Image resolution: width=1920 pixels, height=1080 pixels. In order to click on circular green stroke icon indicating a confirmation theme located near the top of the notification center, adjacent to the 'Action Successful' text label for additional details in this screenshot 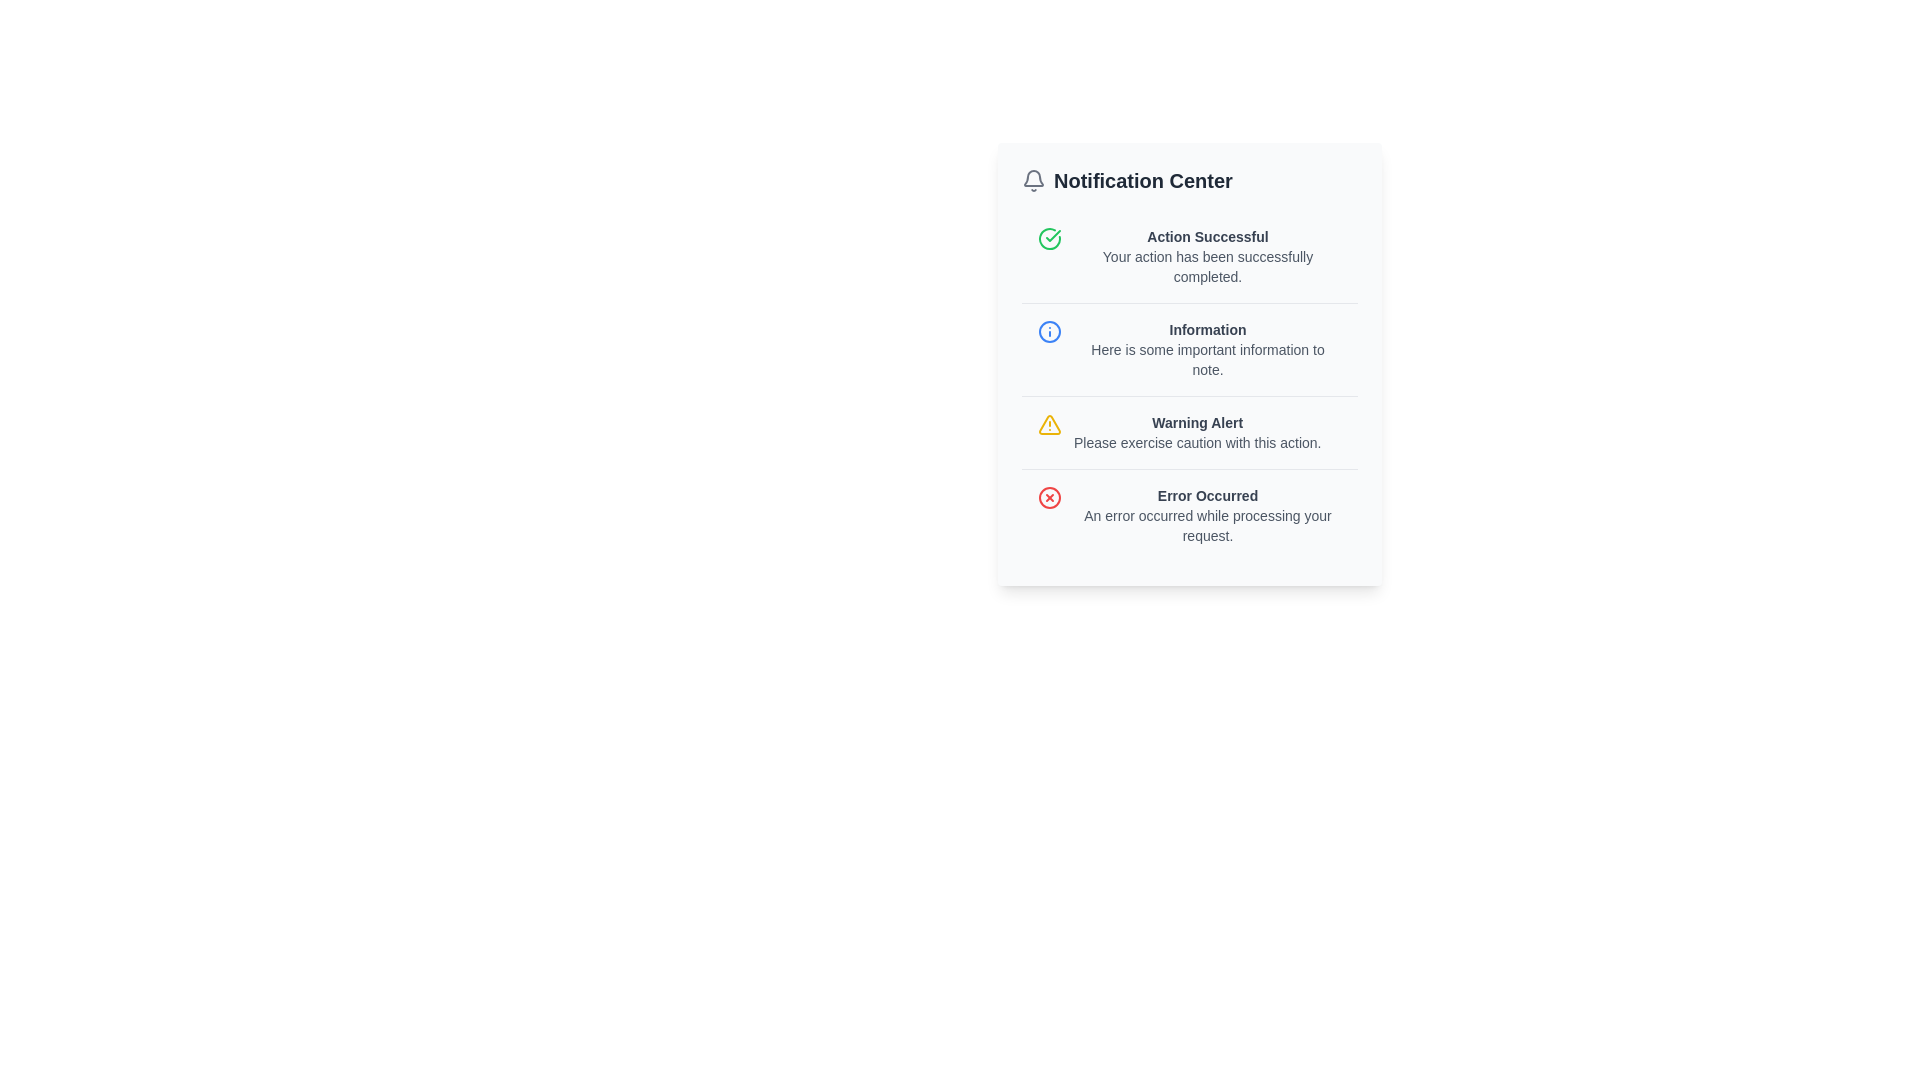, I will do `click(1049, 238)`.